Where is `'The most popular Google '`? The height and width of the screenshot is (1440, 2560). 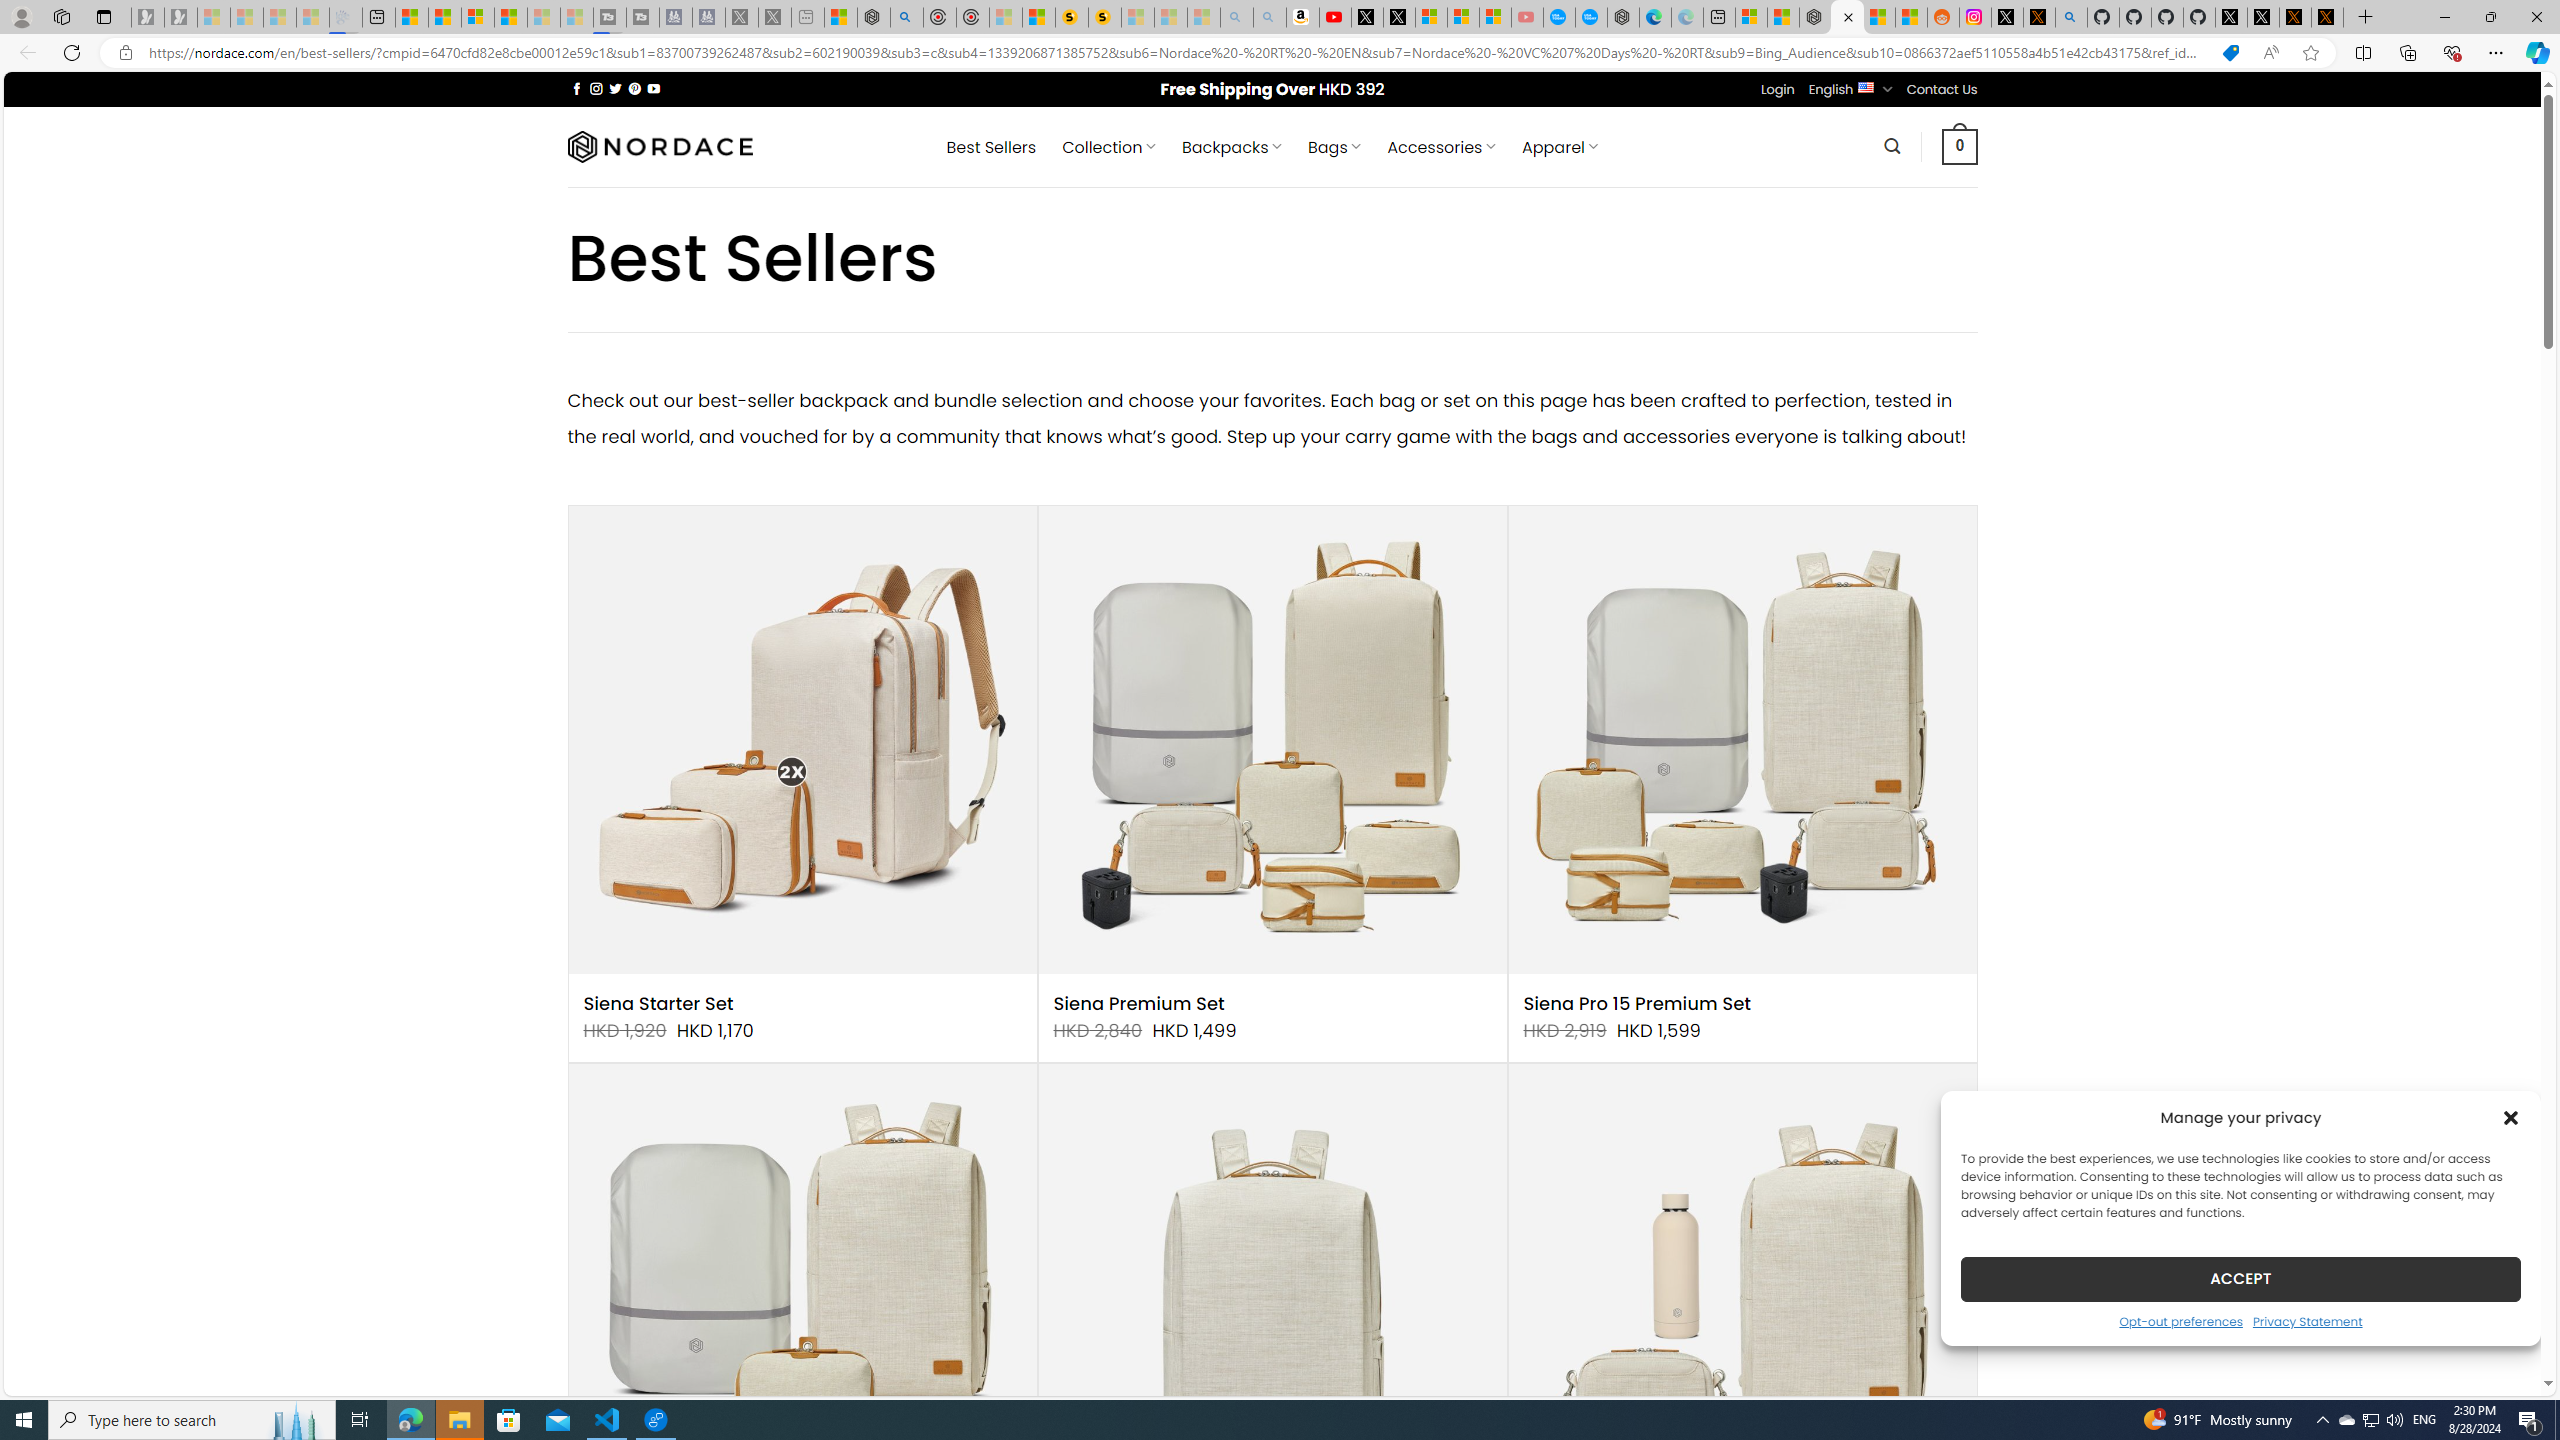 'The most popular Google ' is located at coordinates (1590, 16).